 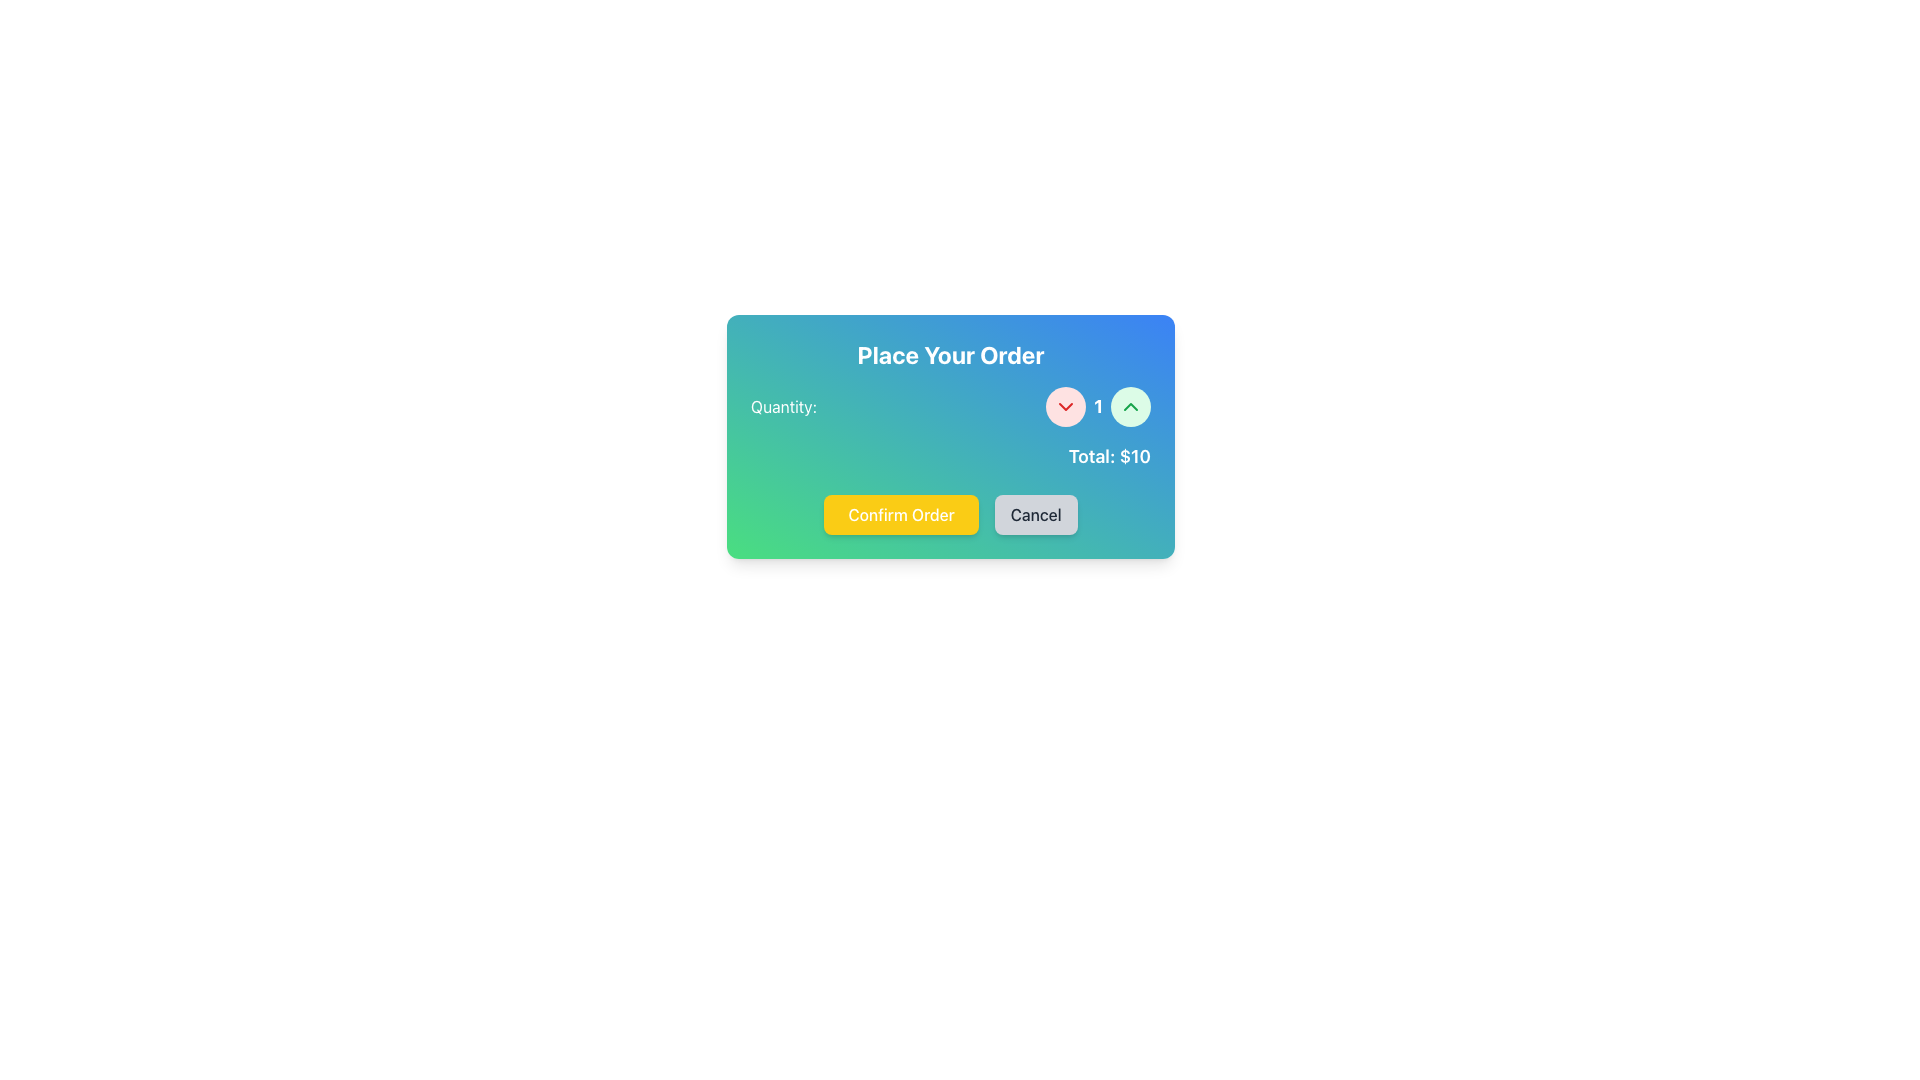 What do you see at coordinates (1065, 406) in the screenshot?
I see `the decrement icon located within the circular button to the right of the numeric input field labeled '1' to decrease the quantity` at bounding box center [1065, 406].